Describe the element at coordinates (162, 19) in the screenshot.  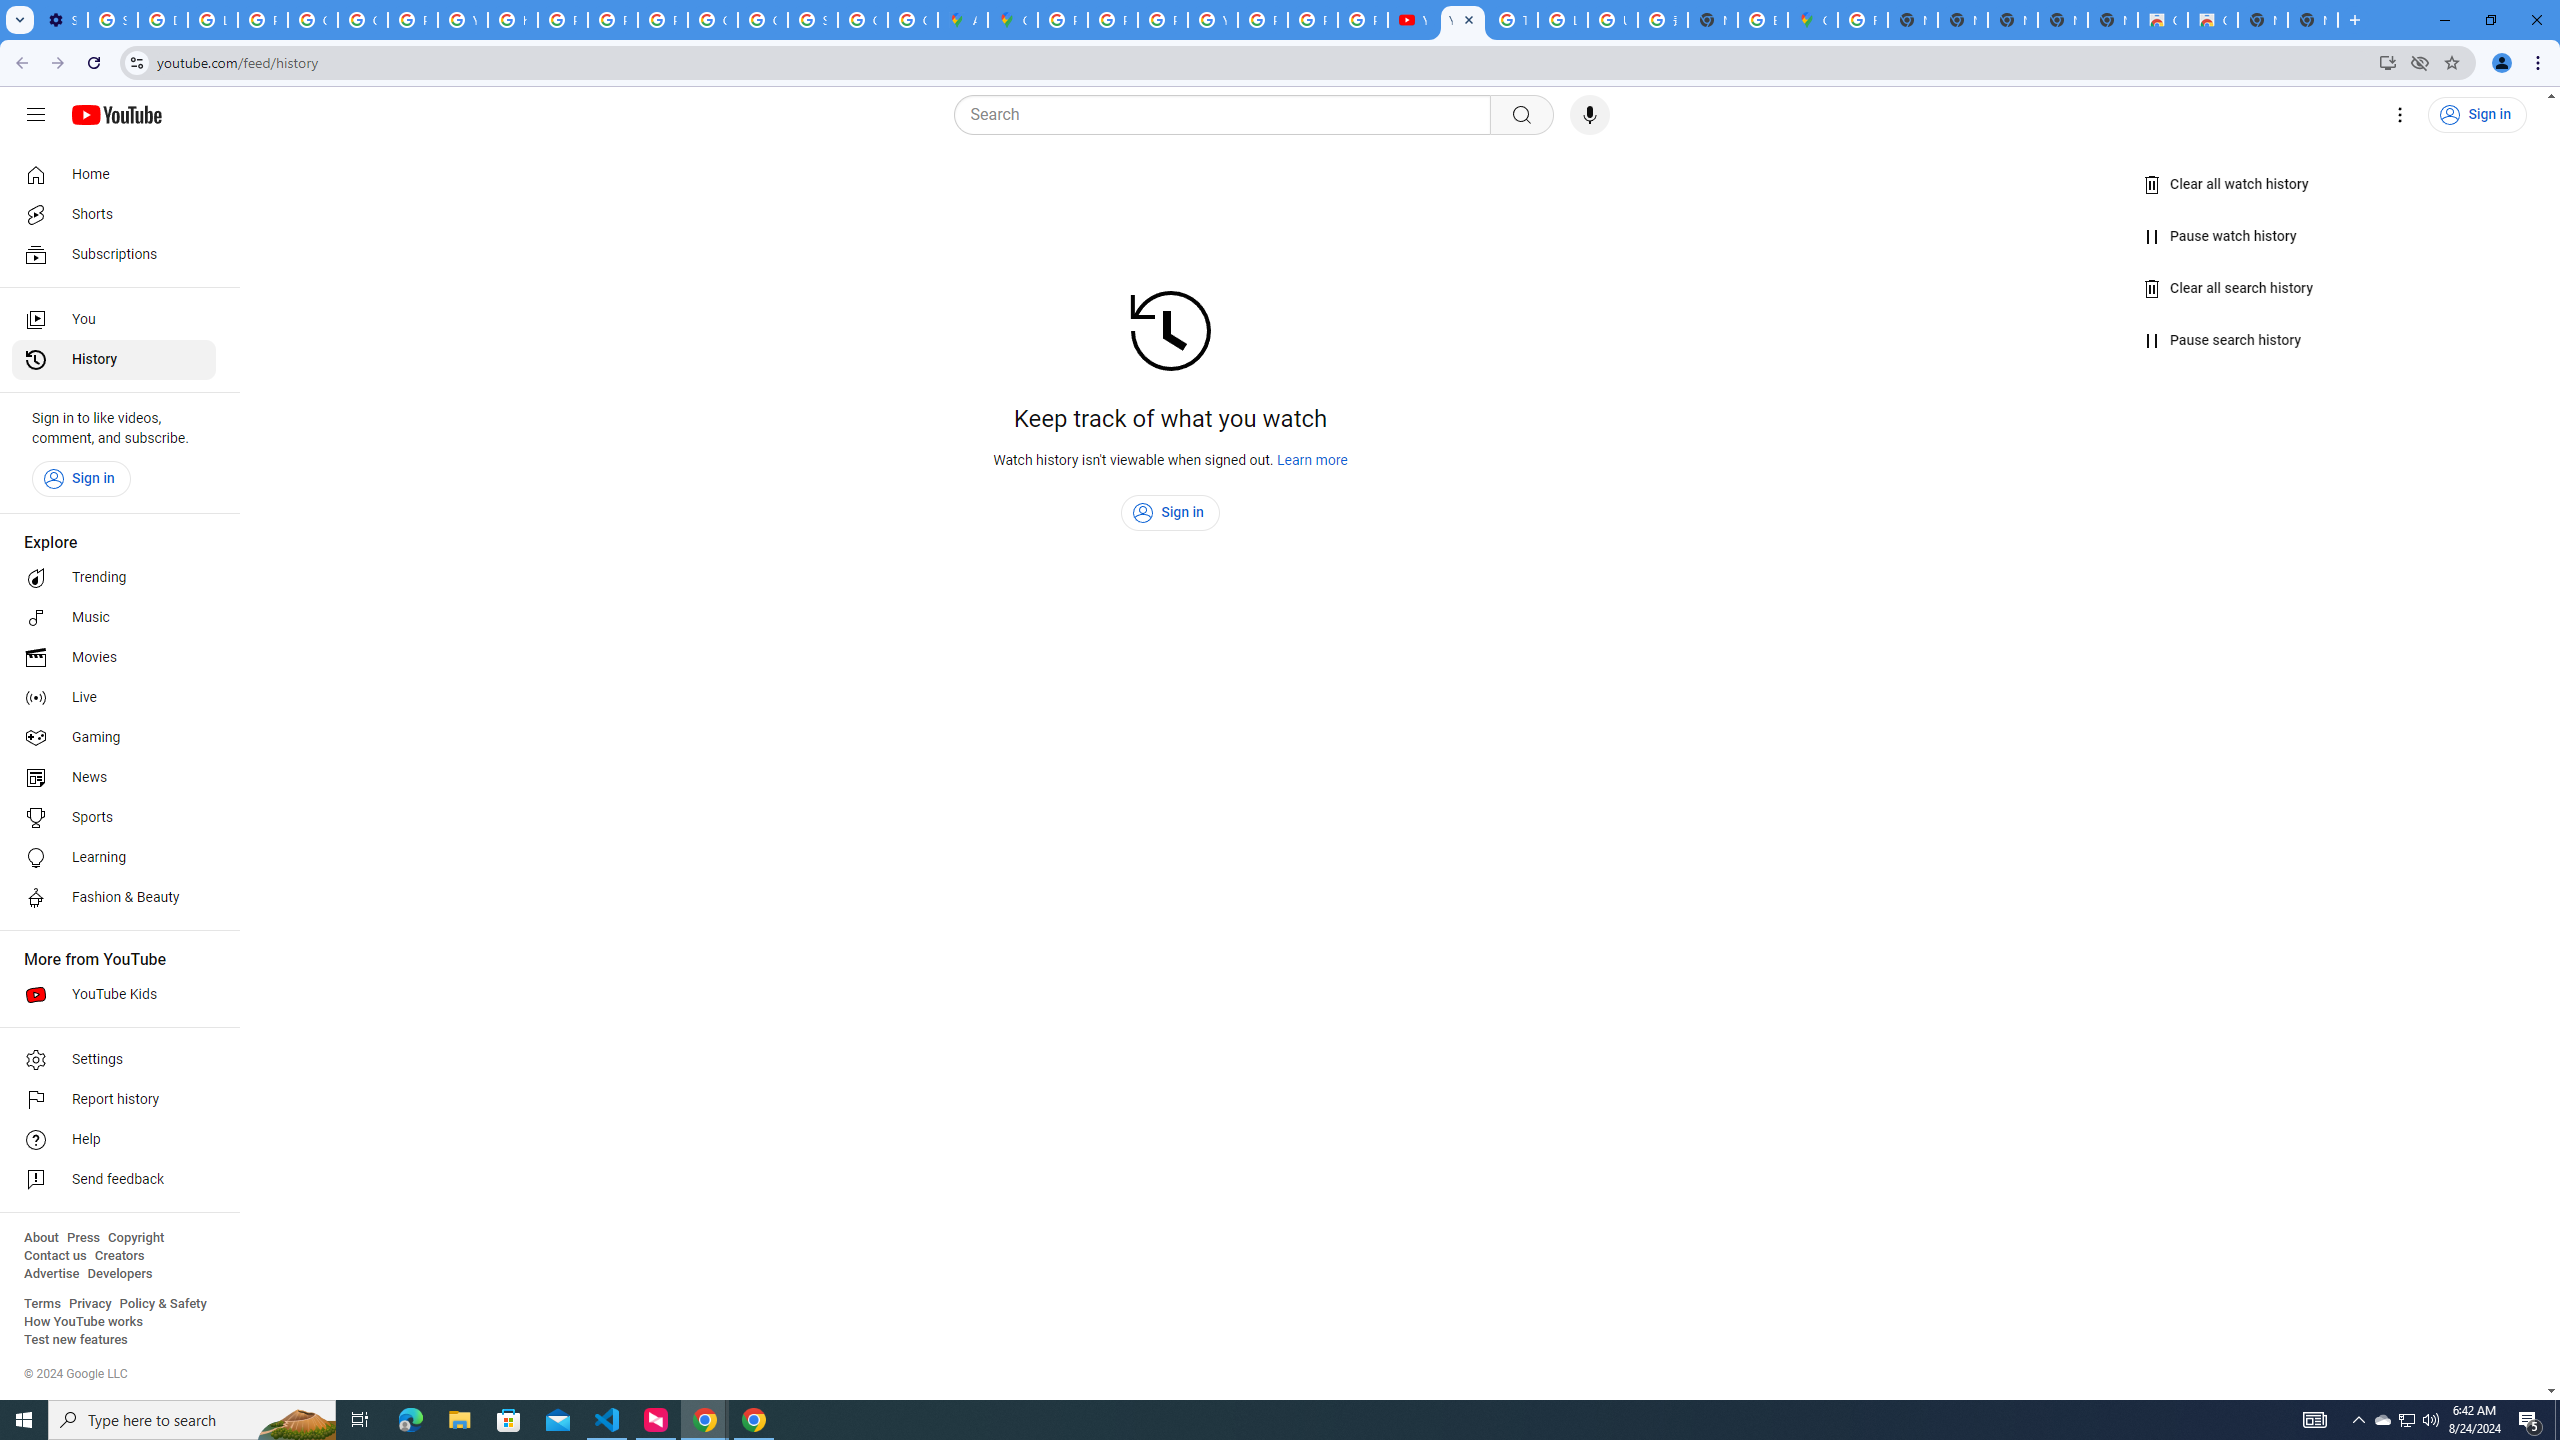
I see `'Delete photos & videos - Computer - Google Photos Help'` at that location.